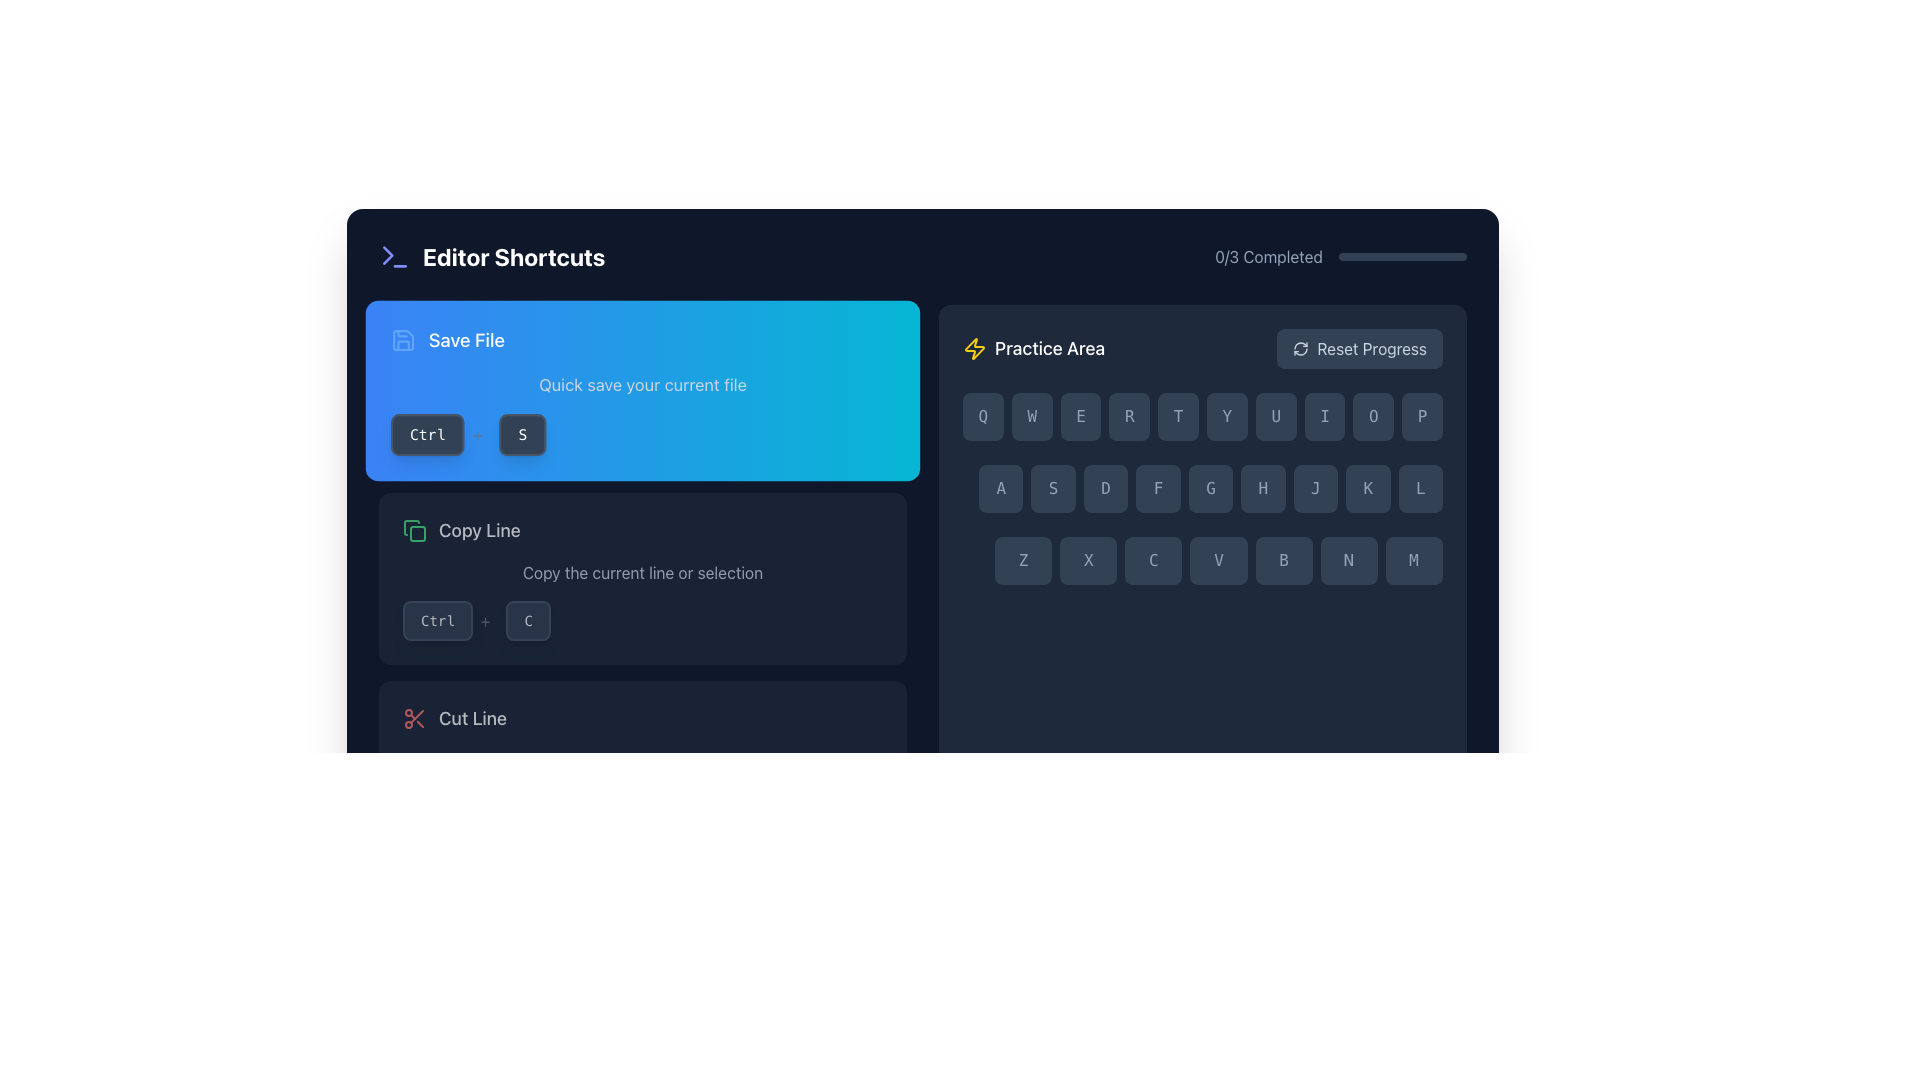 Image resolution: width=1920 pixels, height=1080 pixels. Describe the element at coordinates (1178, 415) in the screenshot. I see `the small rectangular button with a dark slate background and light-colored text 'T', located between the 'R' and 'Y' keys in the virtual keyboard under the 'Practice Area' title` at that location.